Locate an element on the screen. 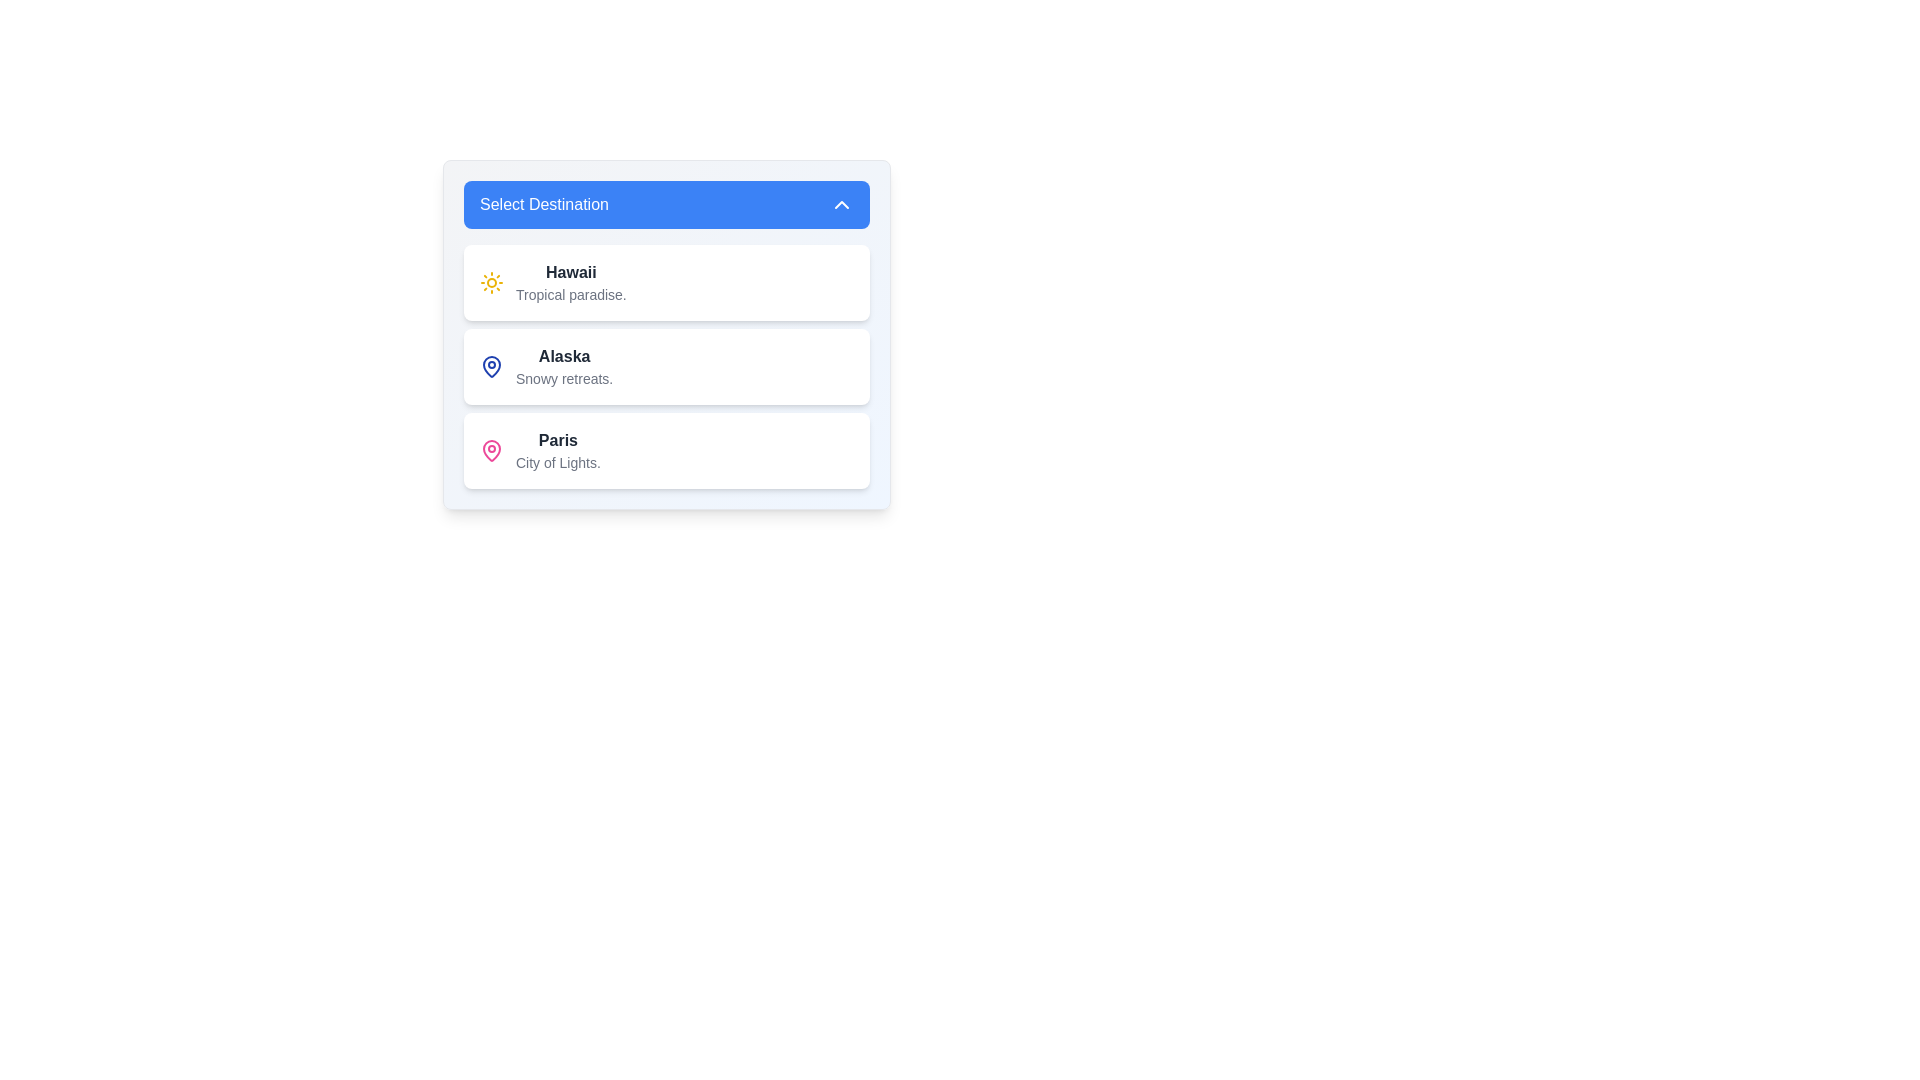  text display representing the Alaska travel destination, which is located in the 'Select Destination' section between the Hawaii and Paris options is located at coordinates (563, 366).